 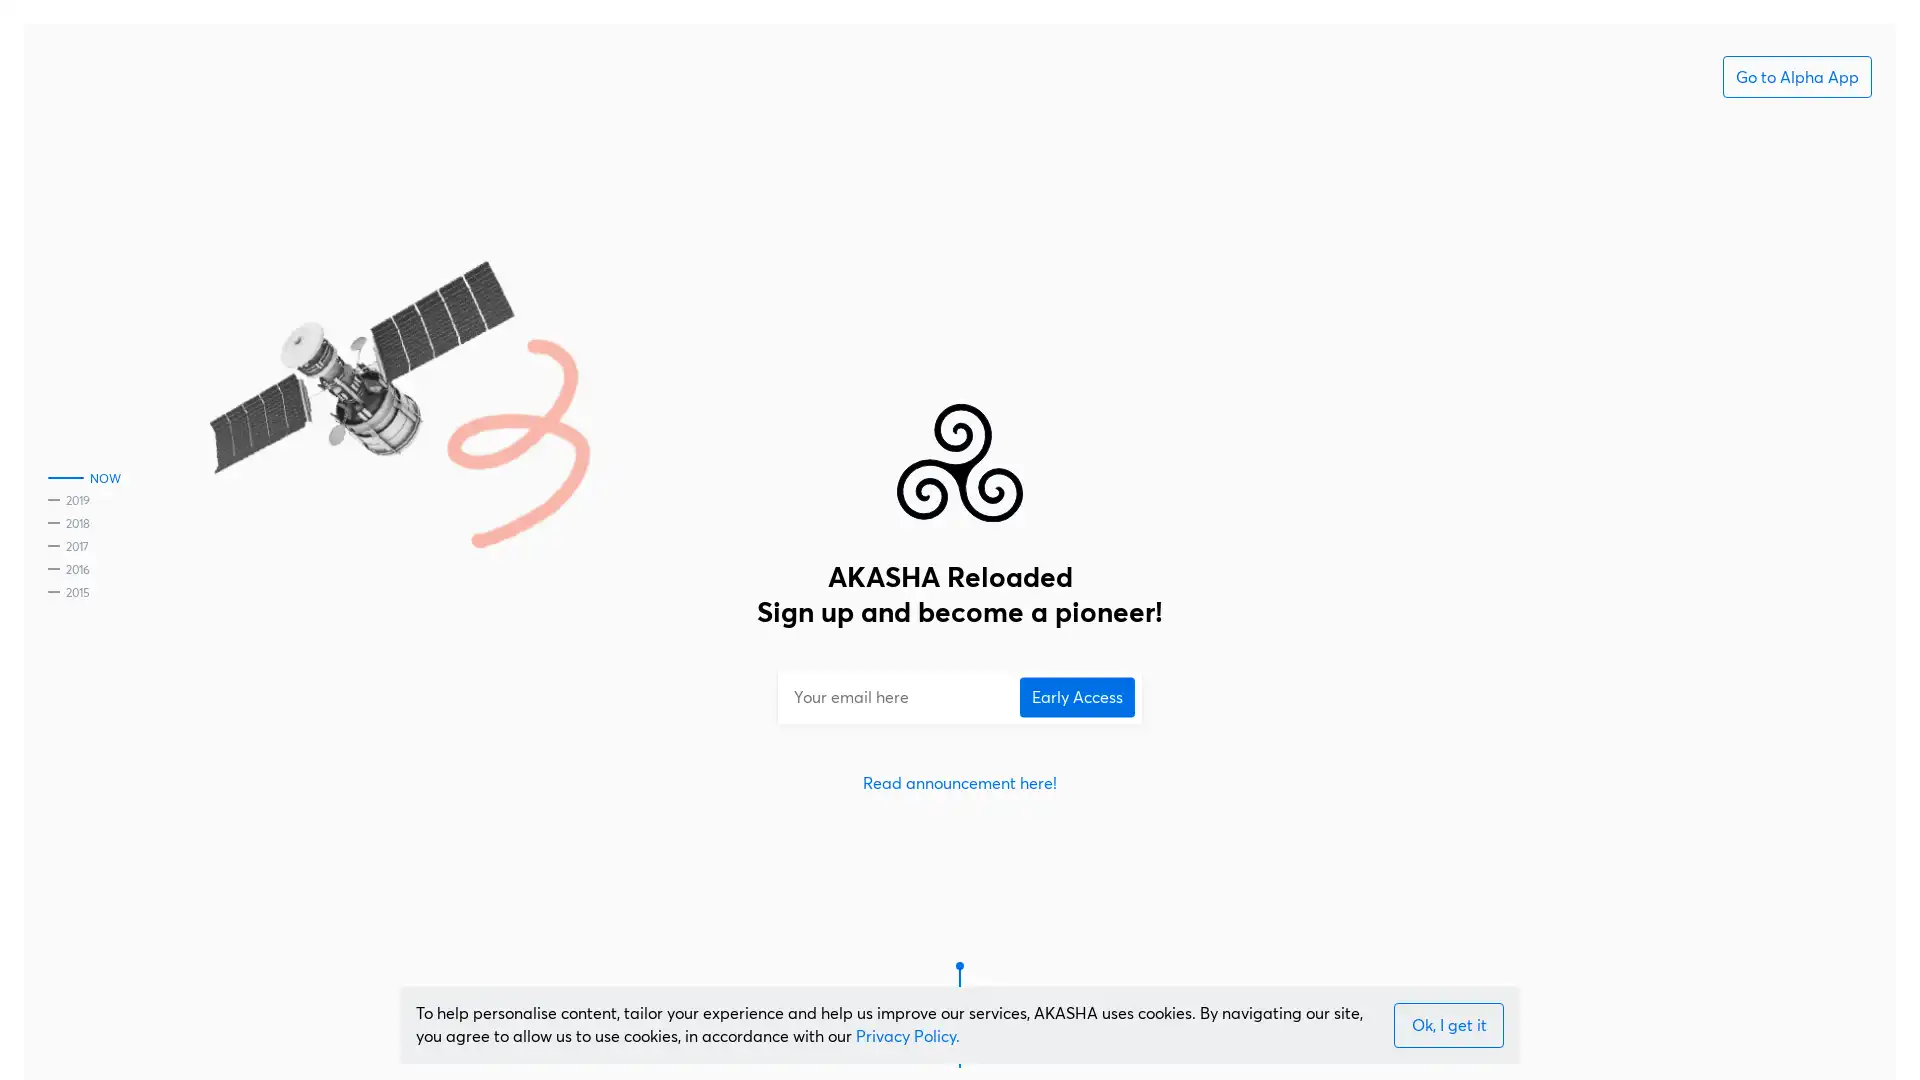 What do you see at coordinates (68, 524) in the screenshot?
I see `2018` at bounding box center [68, 524].